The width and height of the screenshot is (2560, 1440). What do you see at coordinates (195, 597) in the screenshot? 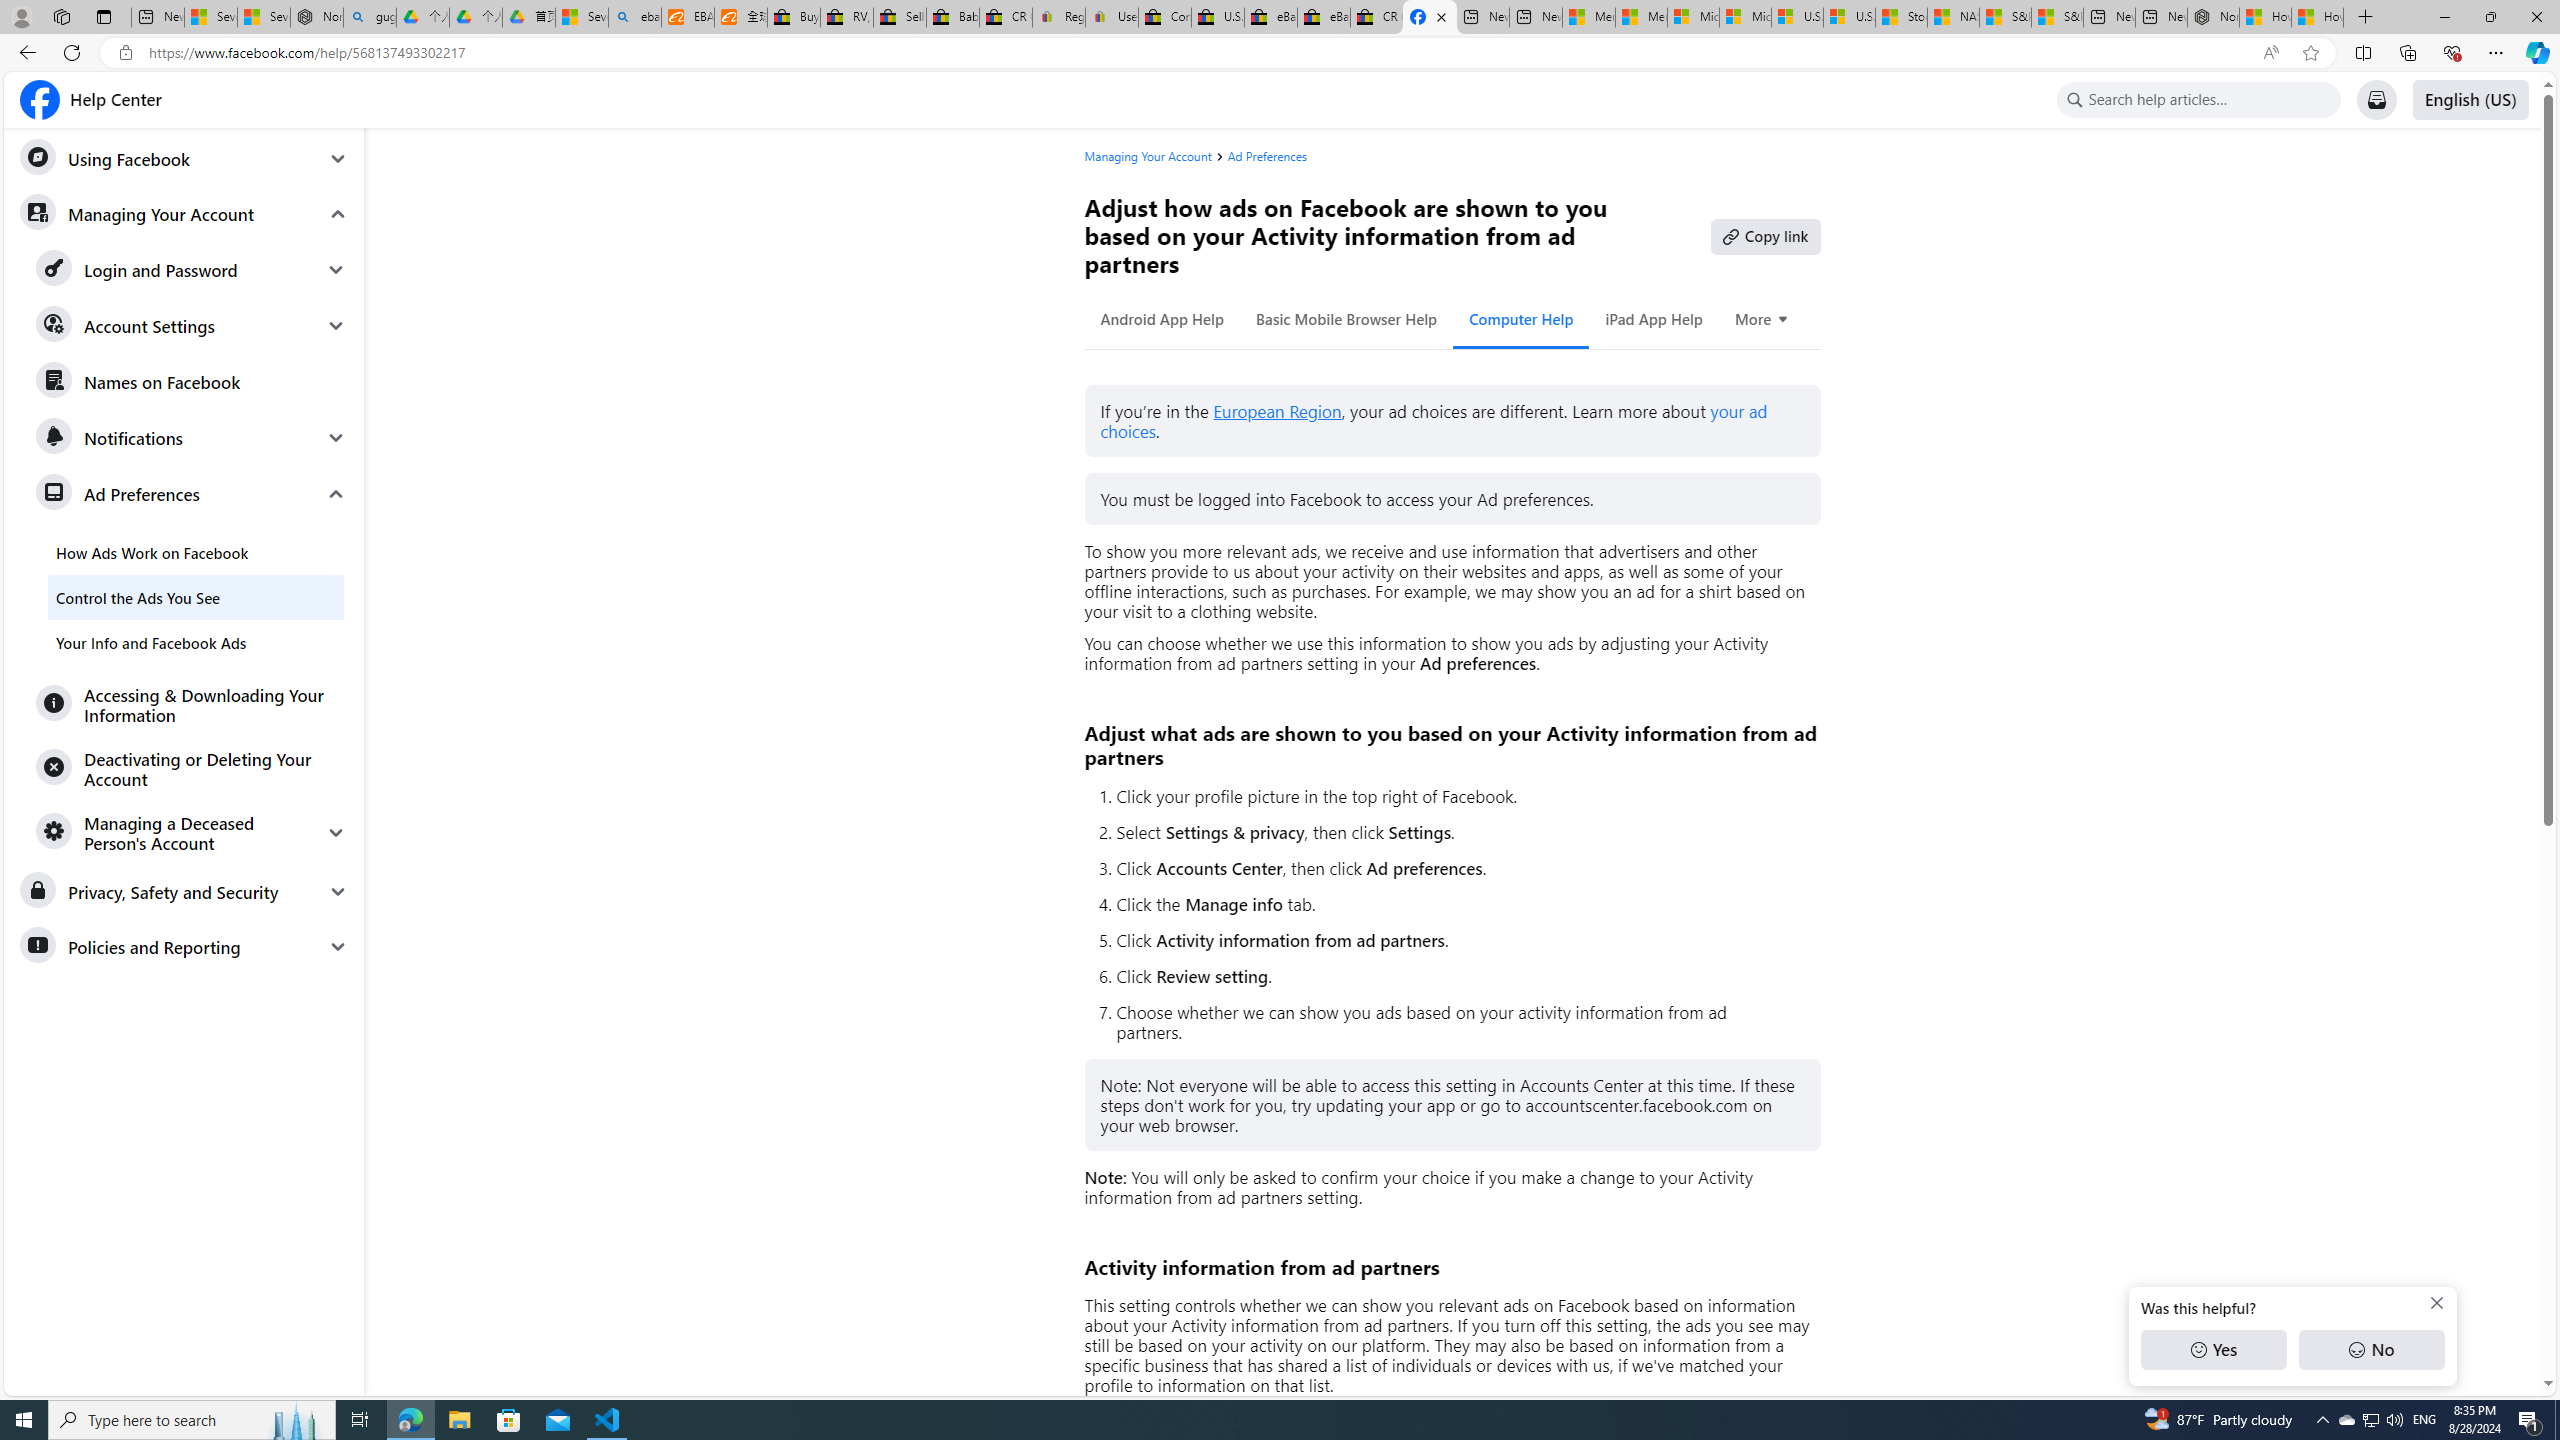
I see `'Control the Ads You See'` at bounding box center [195, 597].